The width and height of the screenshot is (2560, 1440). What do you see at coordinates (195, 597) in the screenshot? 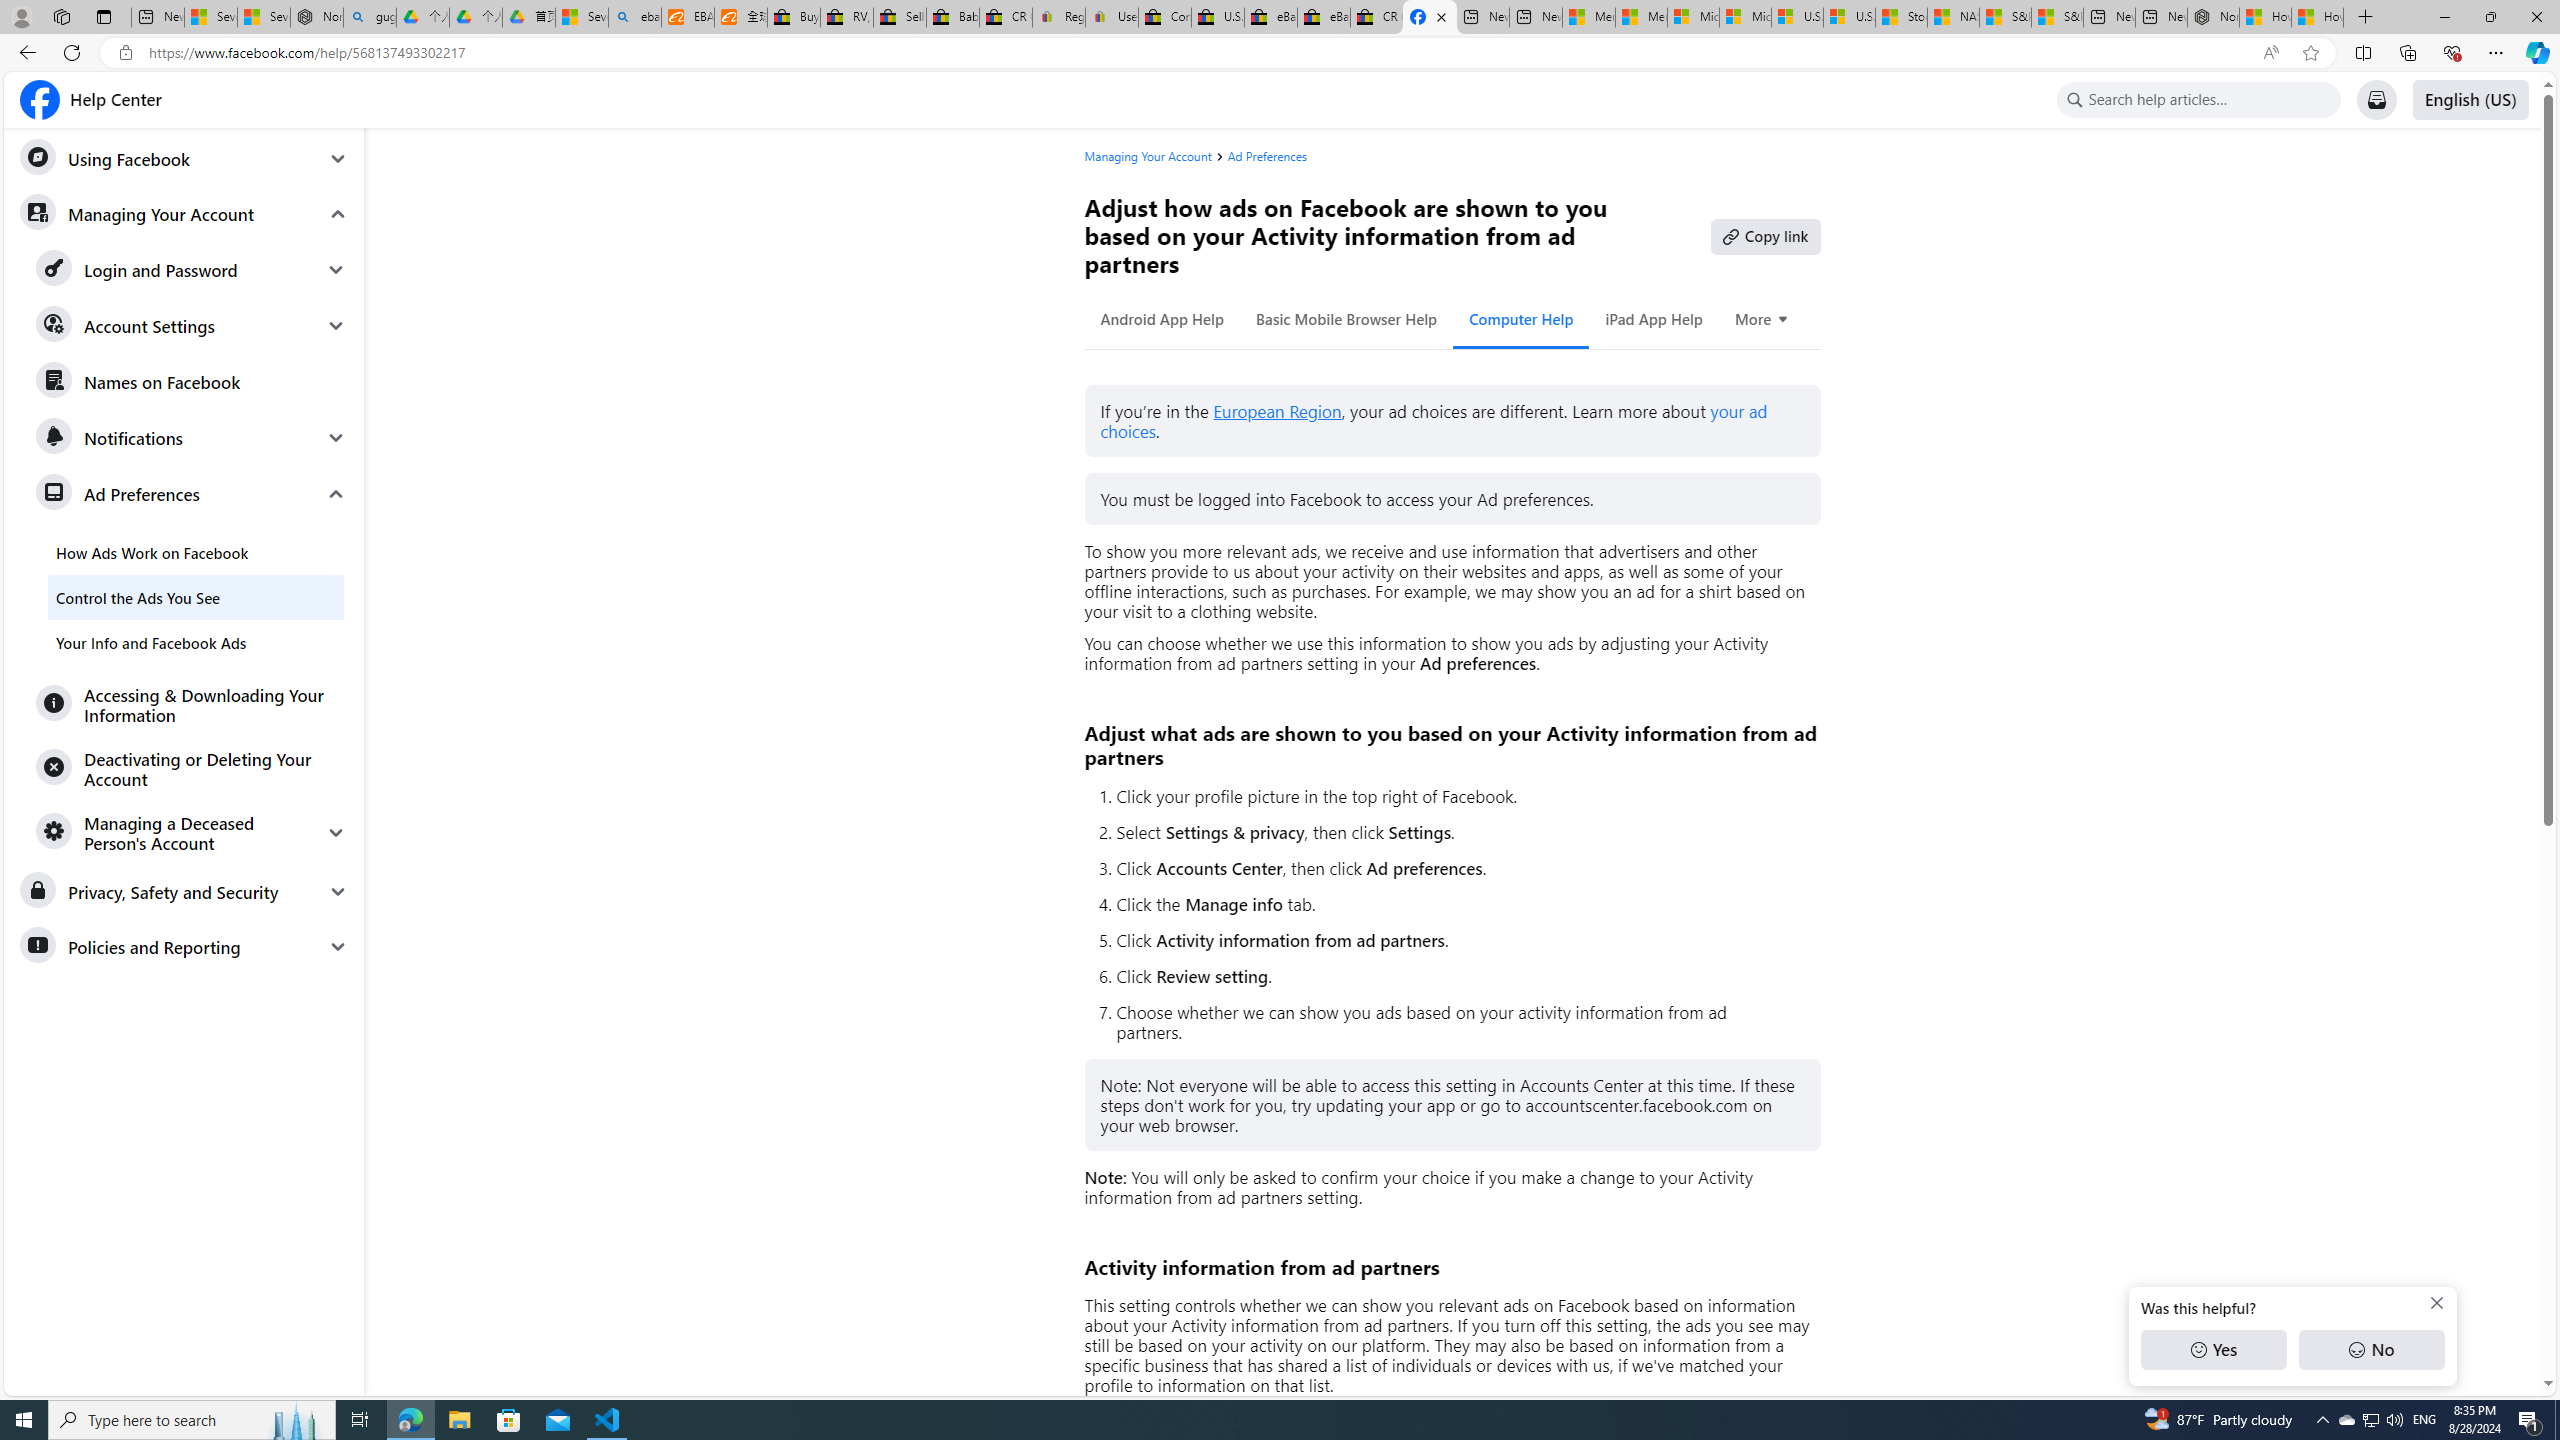
I see `'Control the Ads You See'` at bounding box center [195, 597].